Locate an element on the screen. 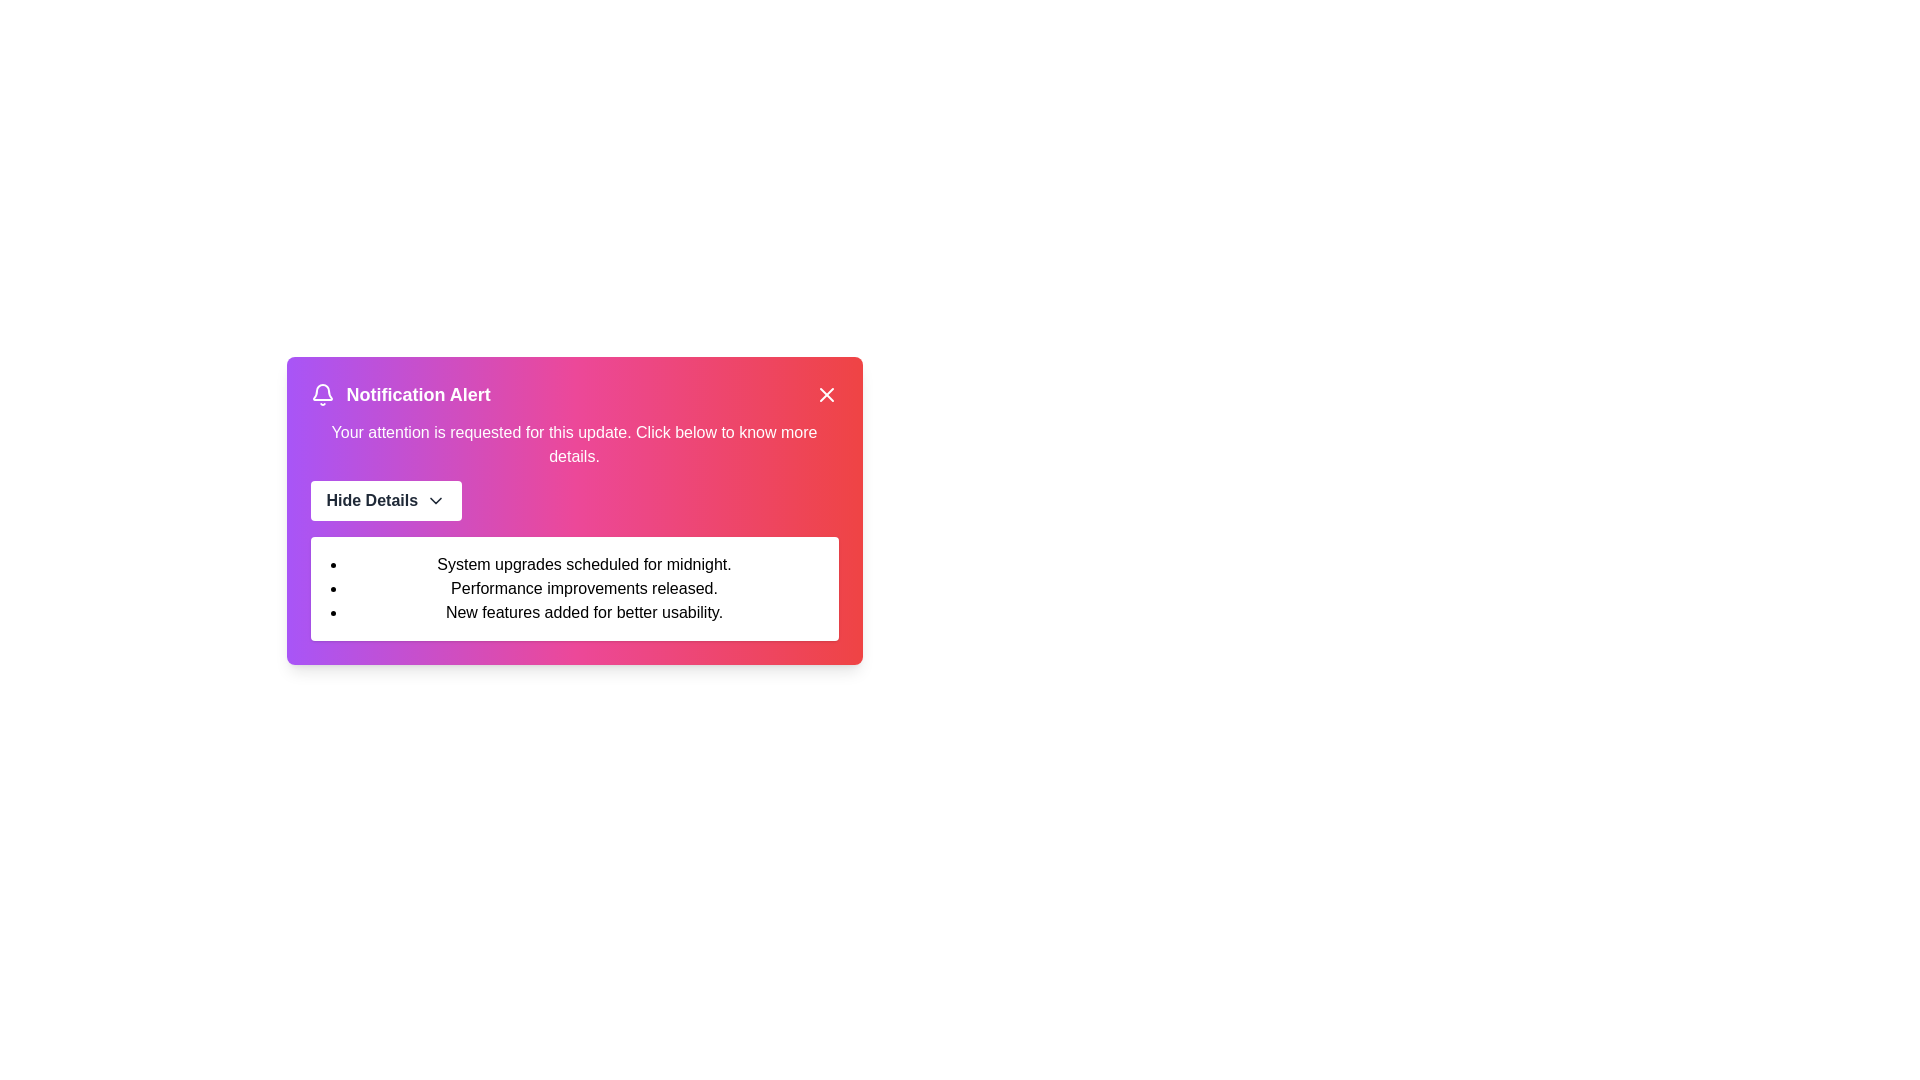 Image resolution: width=1920 pixels, height=1080 pixels. the bell icon to trigger the associated interaction is located at coordinates (322, 394).